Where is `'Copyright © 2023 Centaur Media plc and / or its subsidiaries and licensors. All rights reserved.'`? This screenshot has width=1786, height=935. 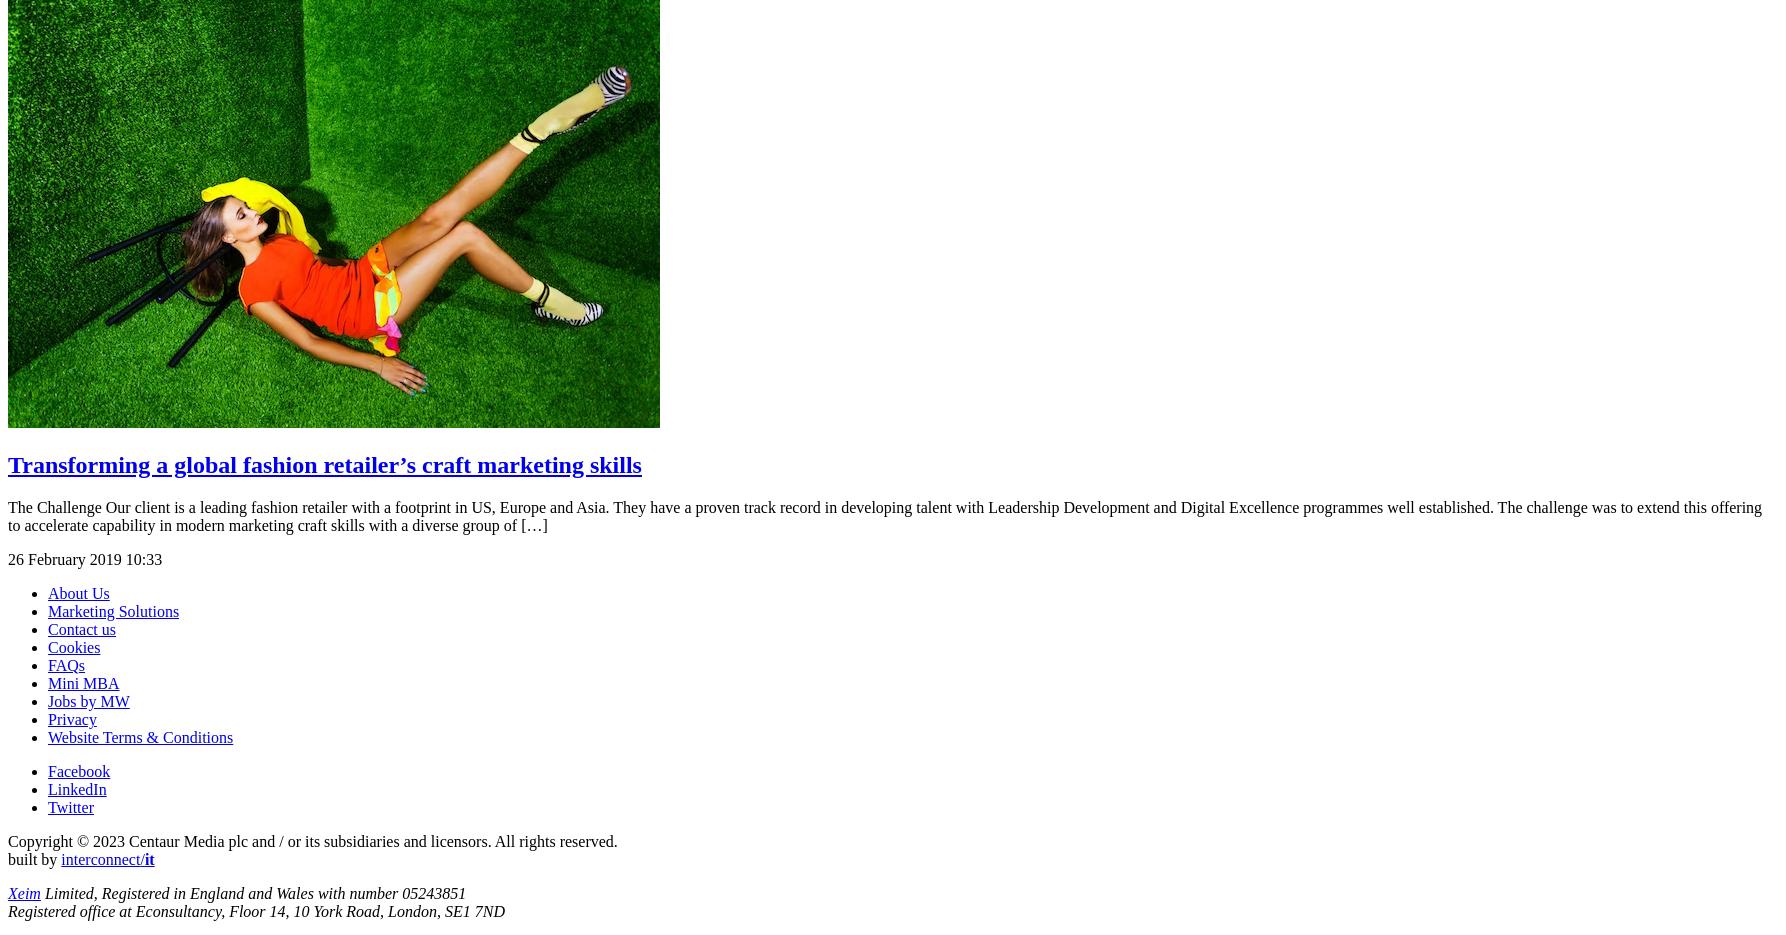 'Copyright © 2023 Centaur Media plc and / or its subsidiaries and licensors. All rights reserved.' is located at coordinates (8, 840).